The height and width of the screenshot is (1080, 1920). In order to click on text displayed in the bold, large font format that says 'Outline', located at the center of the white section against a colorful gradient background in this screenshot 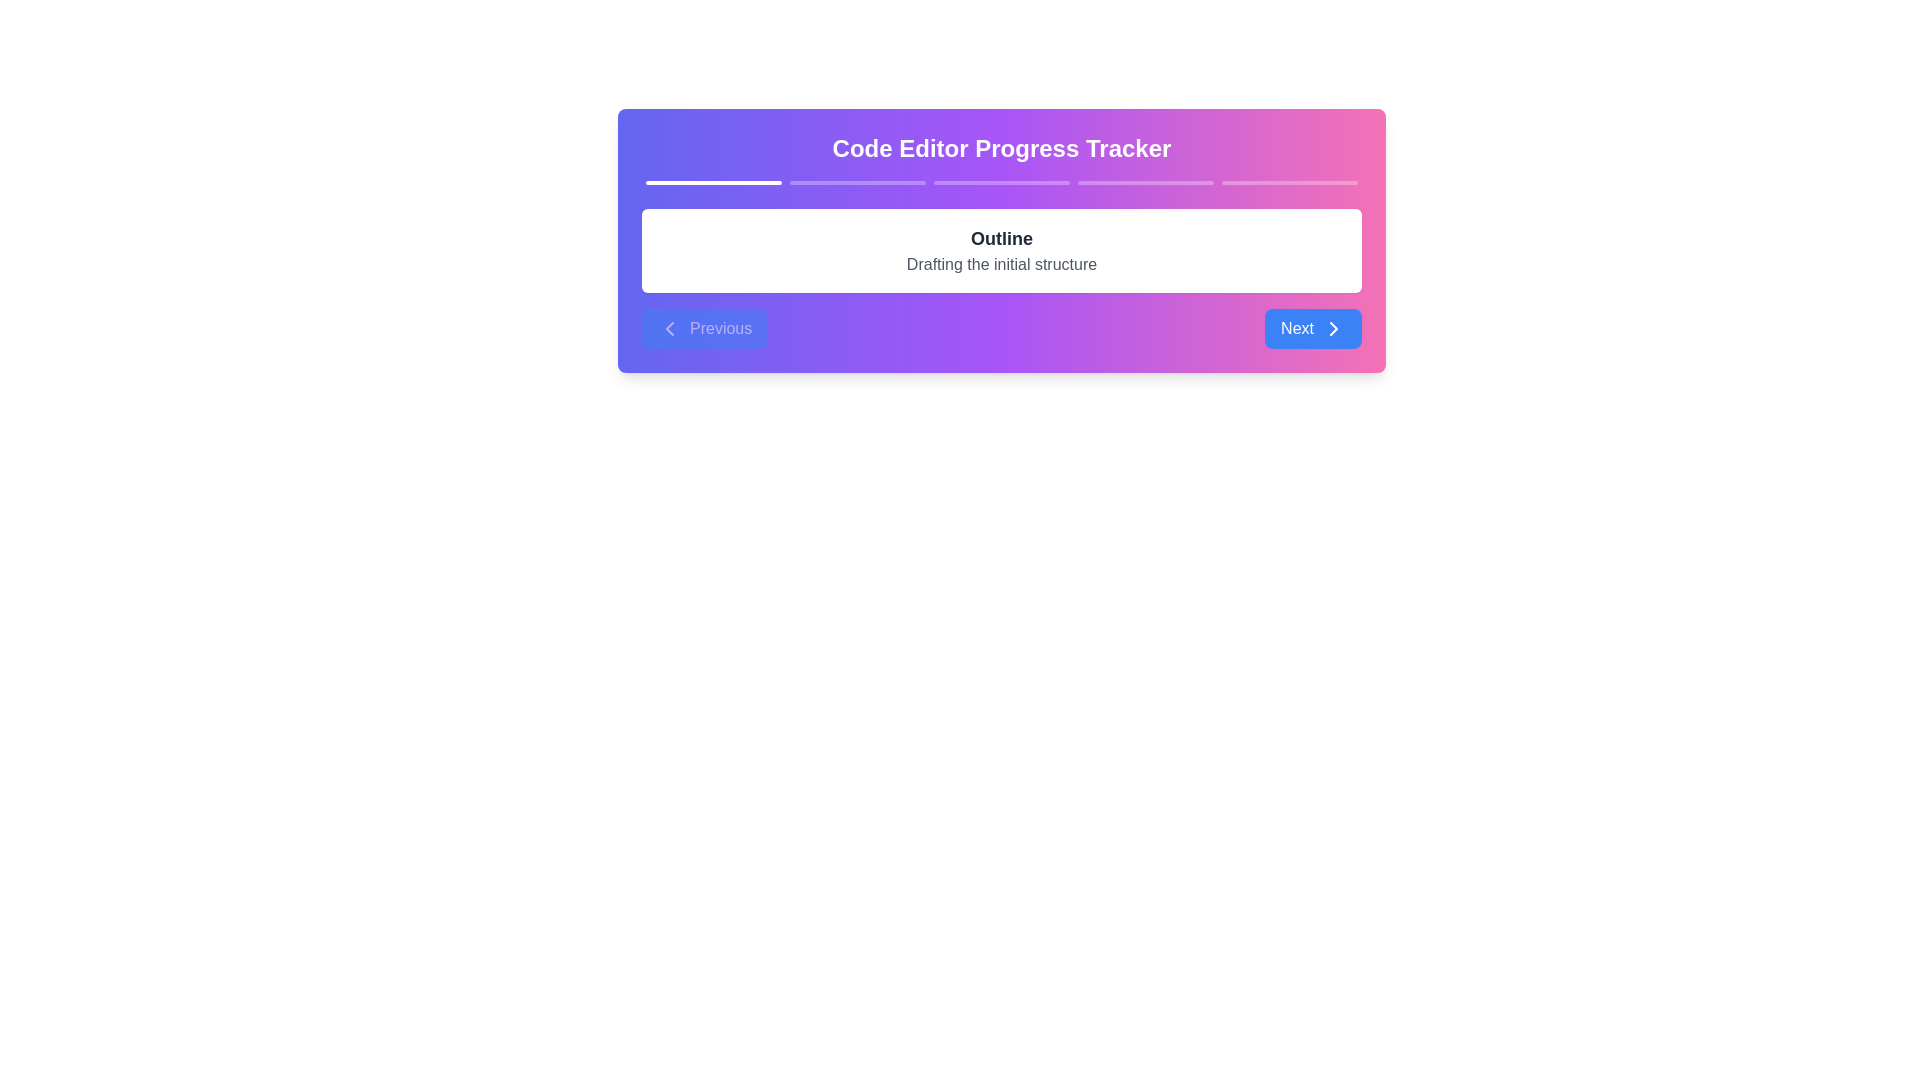, I will do `click(1002, 238)`.